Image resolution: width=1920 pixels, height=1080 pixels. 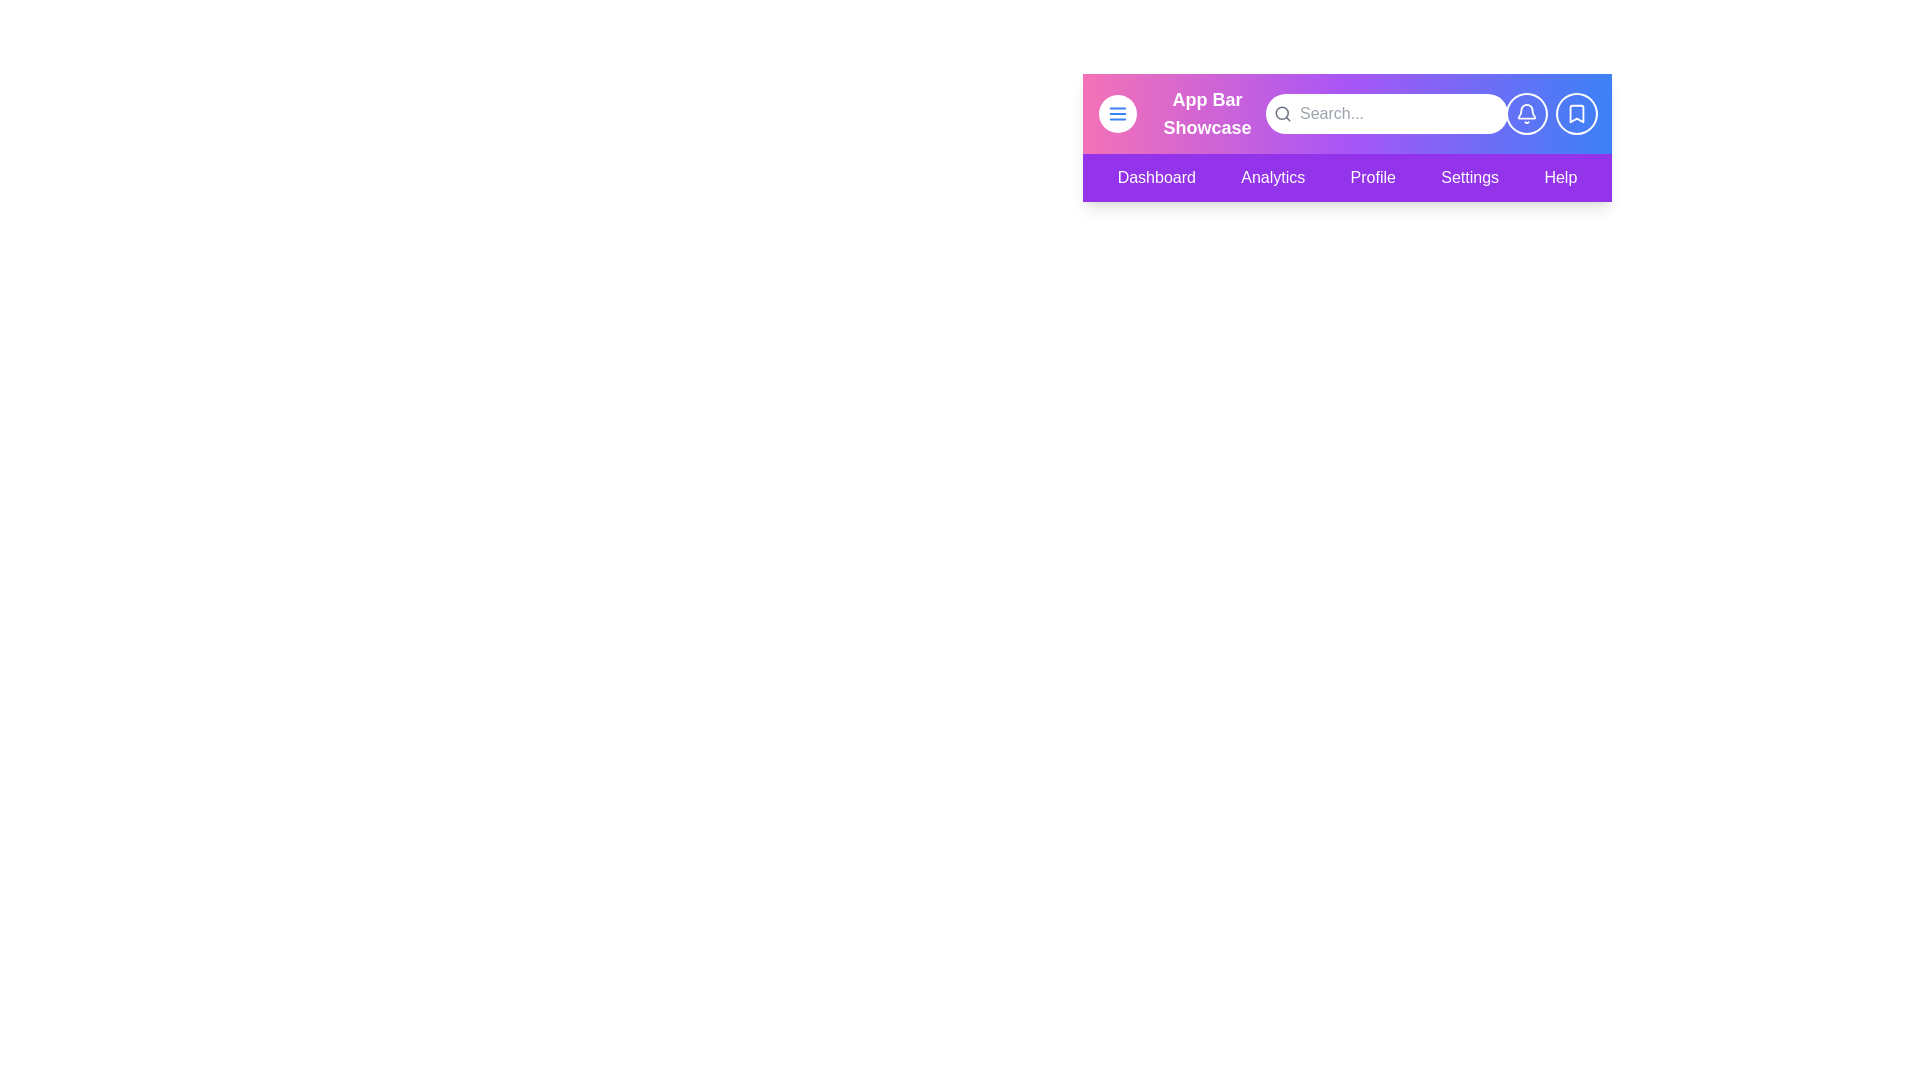 I want to click on the notification button, so click(x=1525, y=114).